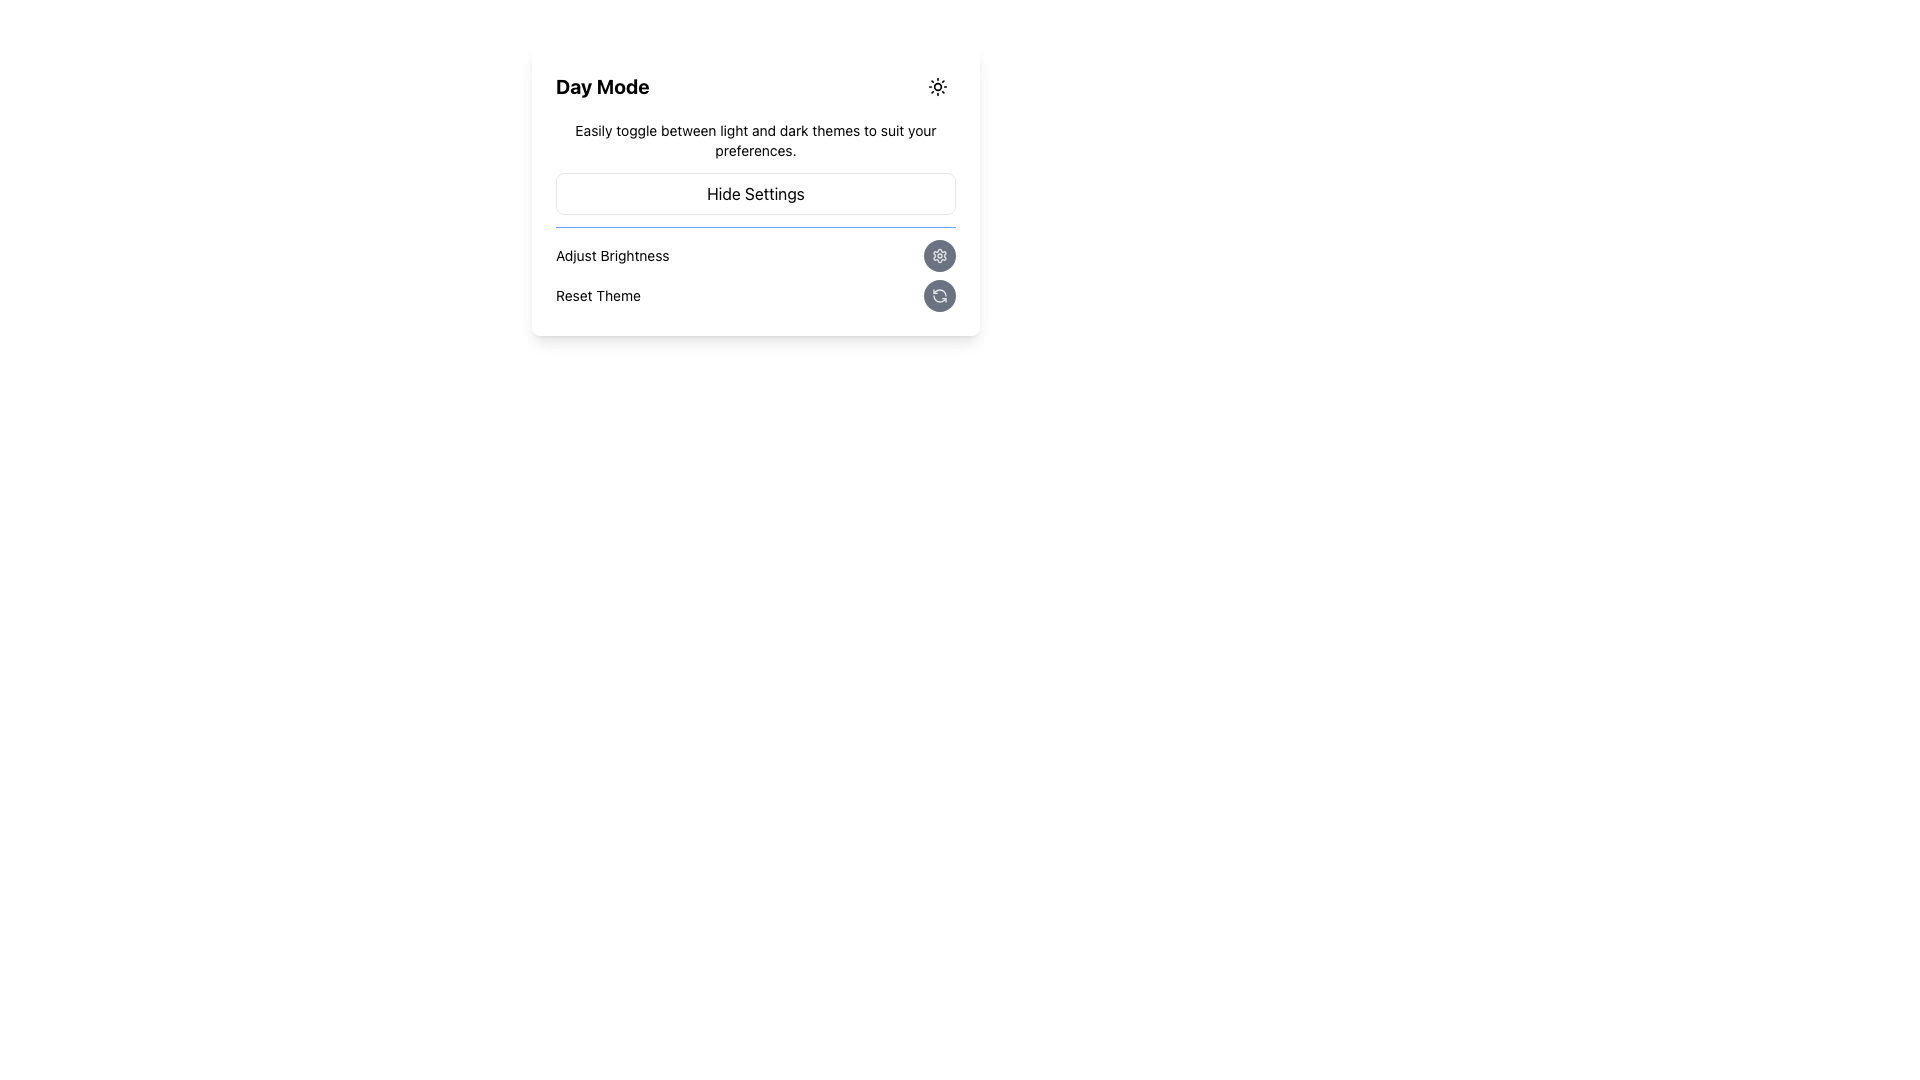 The width and height of the screenshot is (1920, 1080). What do you see at coordinates (597, 296) in the screenshot?
I see `the non-interactive Text Label located on the far-left of the 'Adjust Brightness' section, which conveys information about resetting the theme` at bounding box center [597, 296].